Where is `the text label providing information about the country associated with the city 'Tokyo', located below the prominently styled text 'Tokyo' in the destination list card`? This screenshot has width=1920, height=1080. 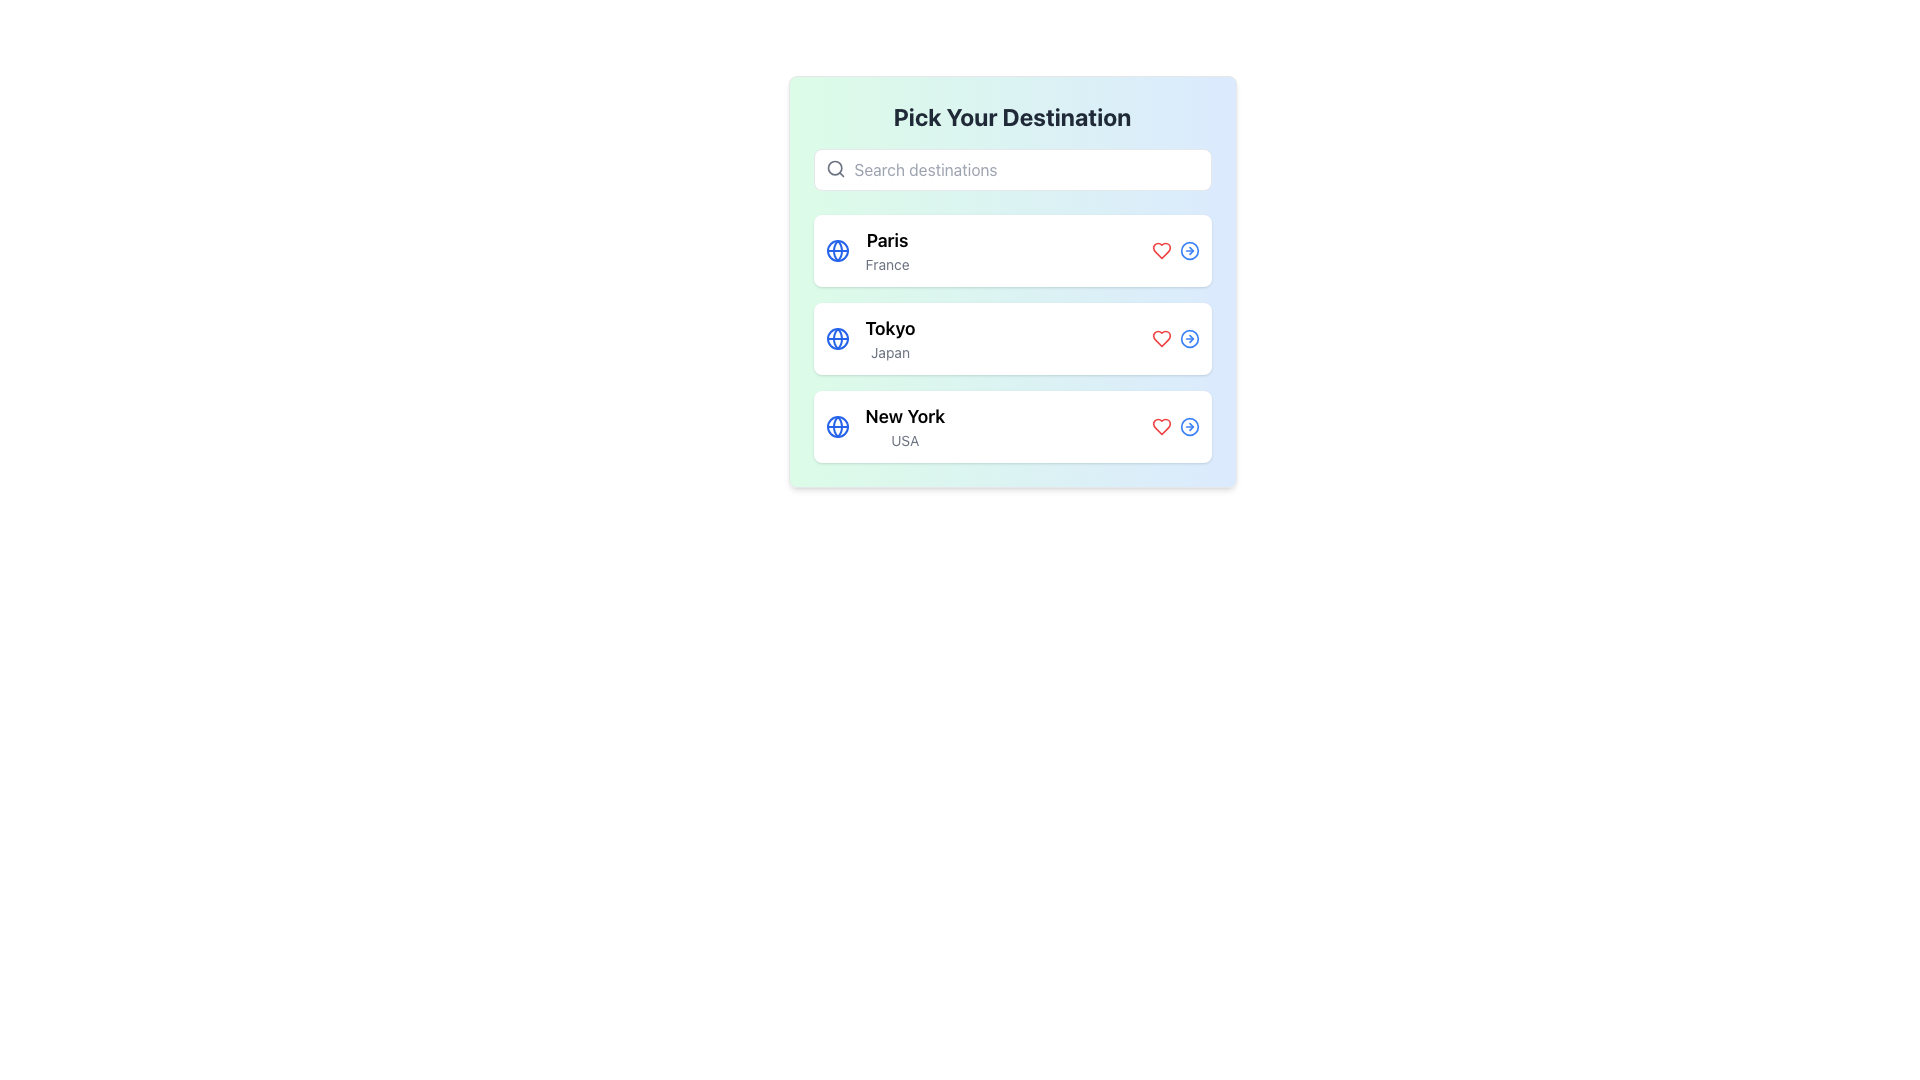 the text label providing information about the country associated with the city 'Tokyo', located below the prominently styled text 'Tokyo' in the destination list card is located at coordinates (889, 352).